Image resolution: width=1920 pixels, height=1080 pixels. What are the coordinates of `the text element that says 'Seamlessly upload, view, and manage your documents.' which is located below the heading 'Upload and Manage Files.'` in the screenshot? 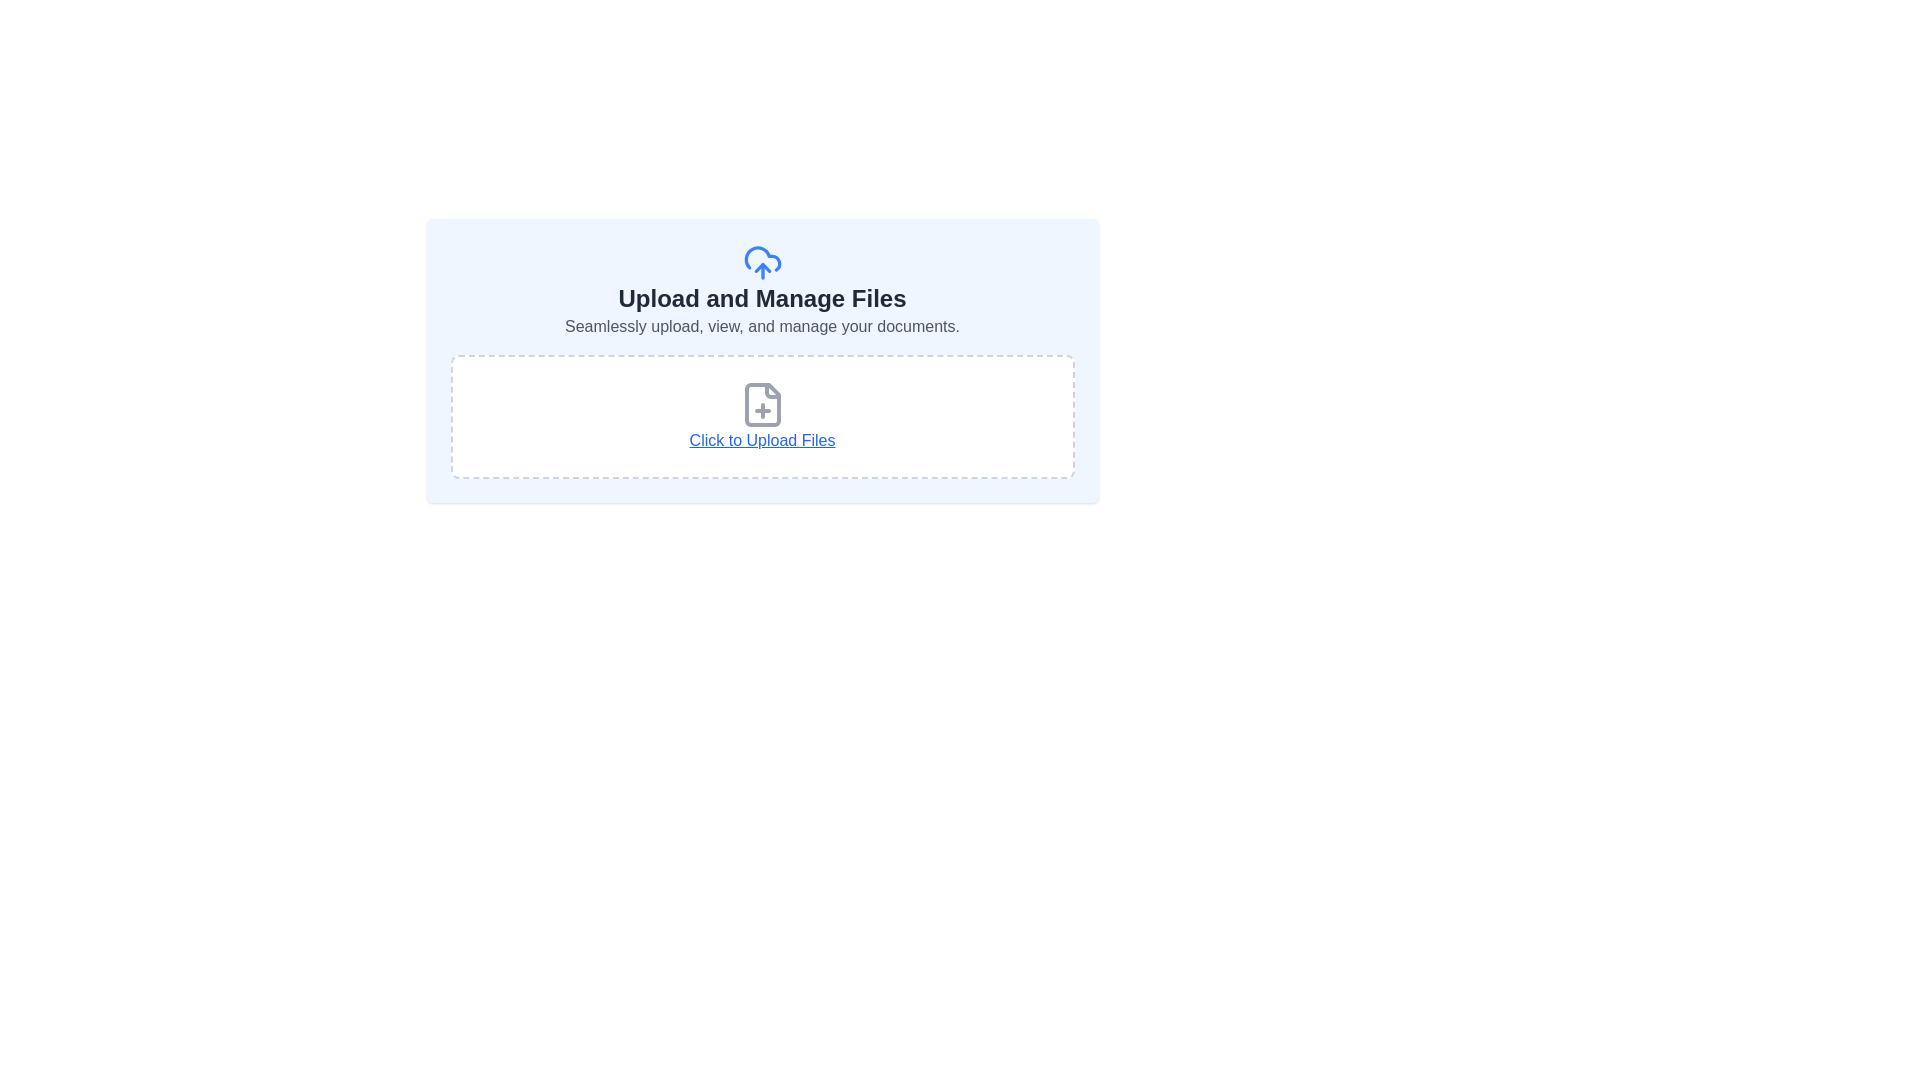 It's located at (761, 326).